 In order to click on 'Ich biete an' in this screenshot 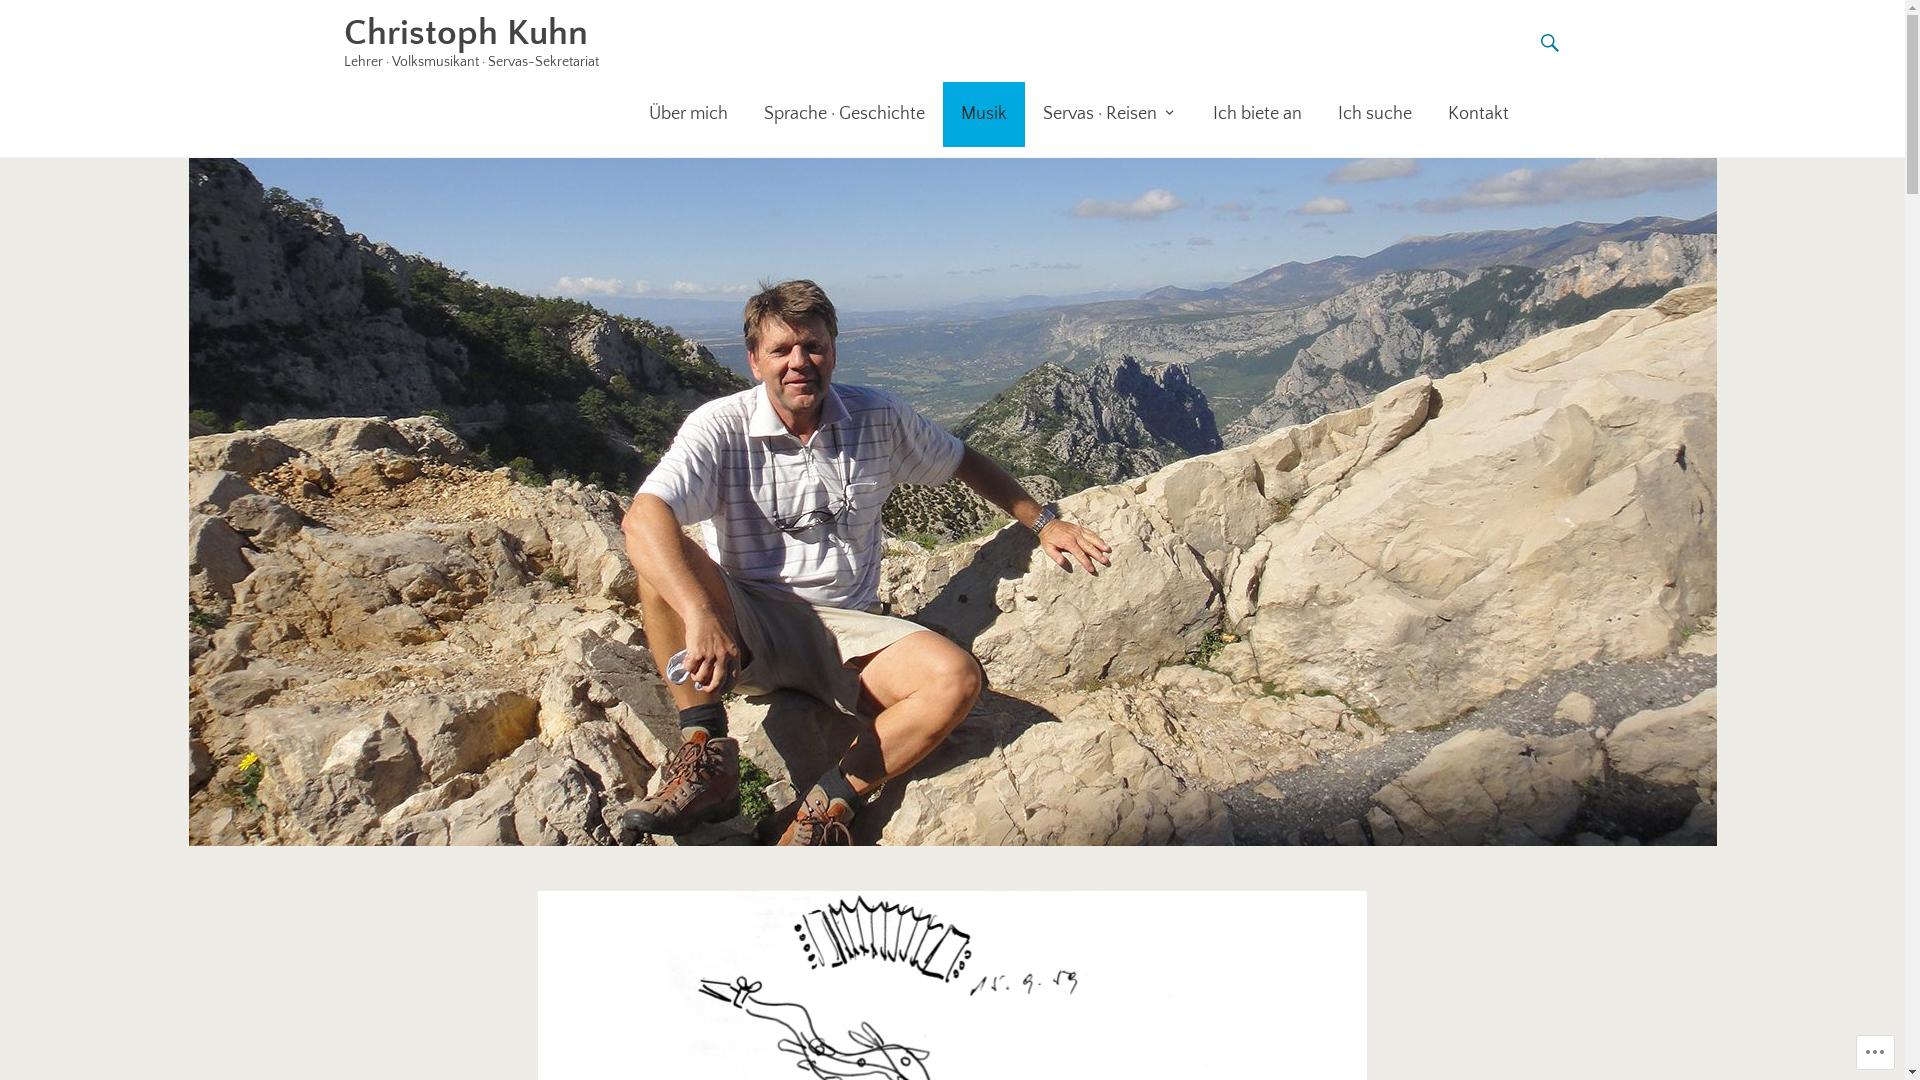, I will do `click(1255, 114)`.